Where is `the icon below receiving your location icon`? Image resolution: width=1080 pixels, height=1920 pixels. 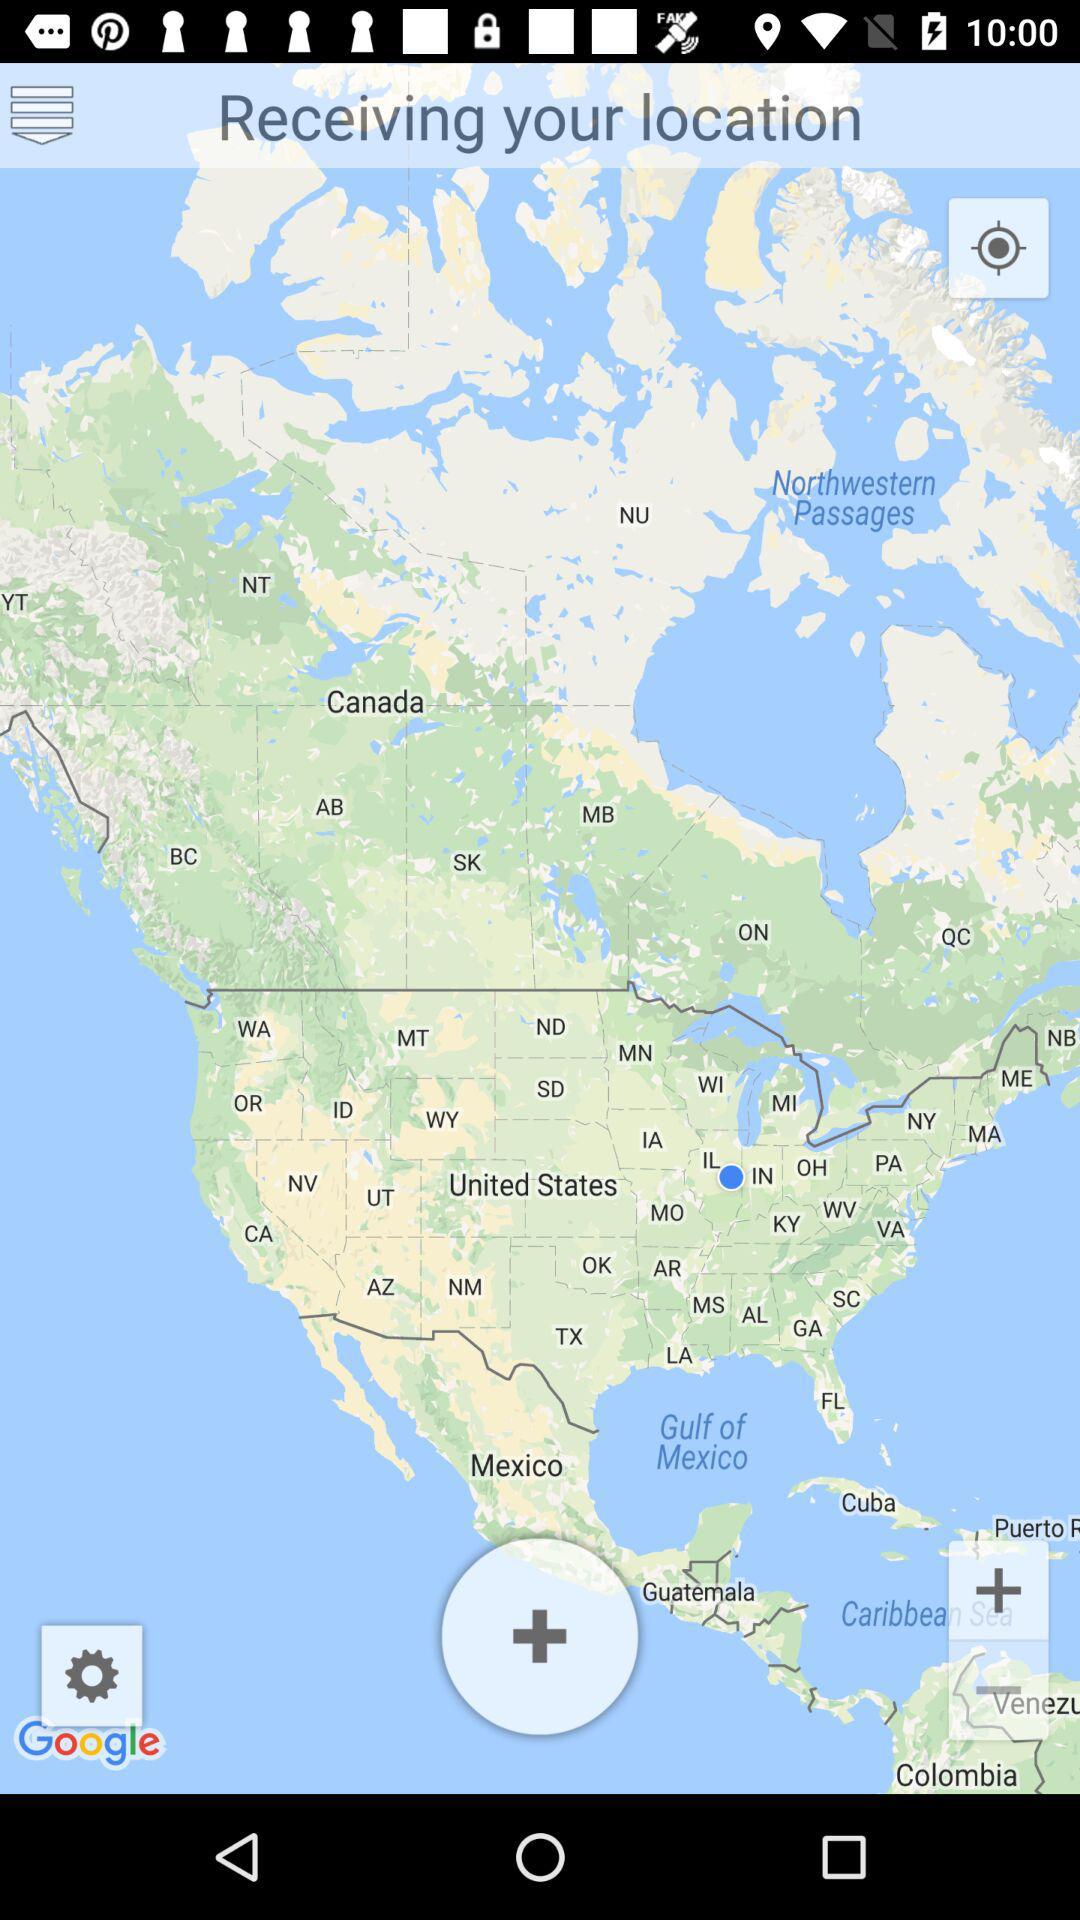 the icon below receiving your location icon is located at coordinates (91, 1675).